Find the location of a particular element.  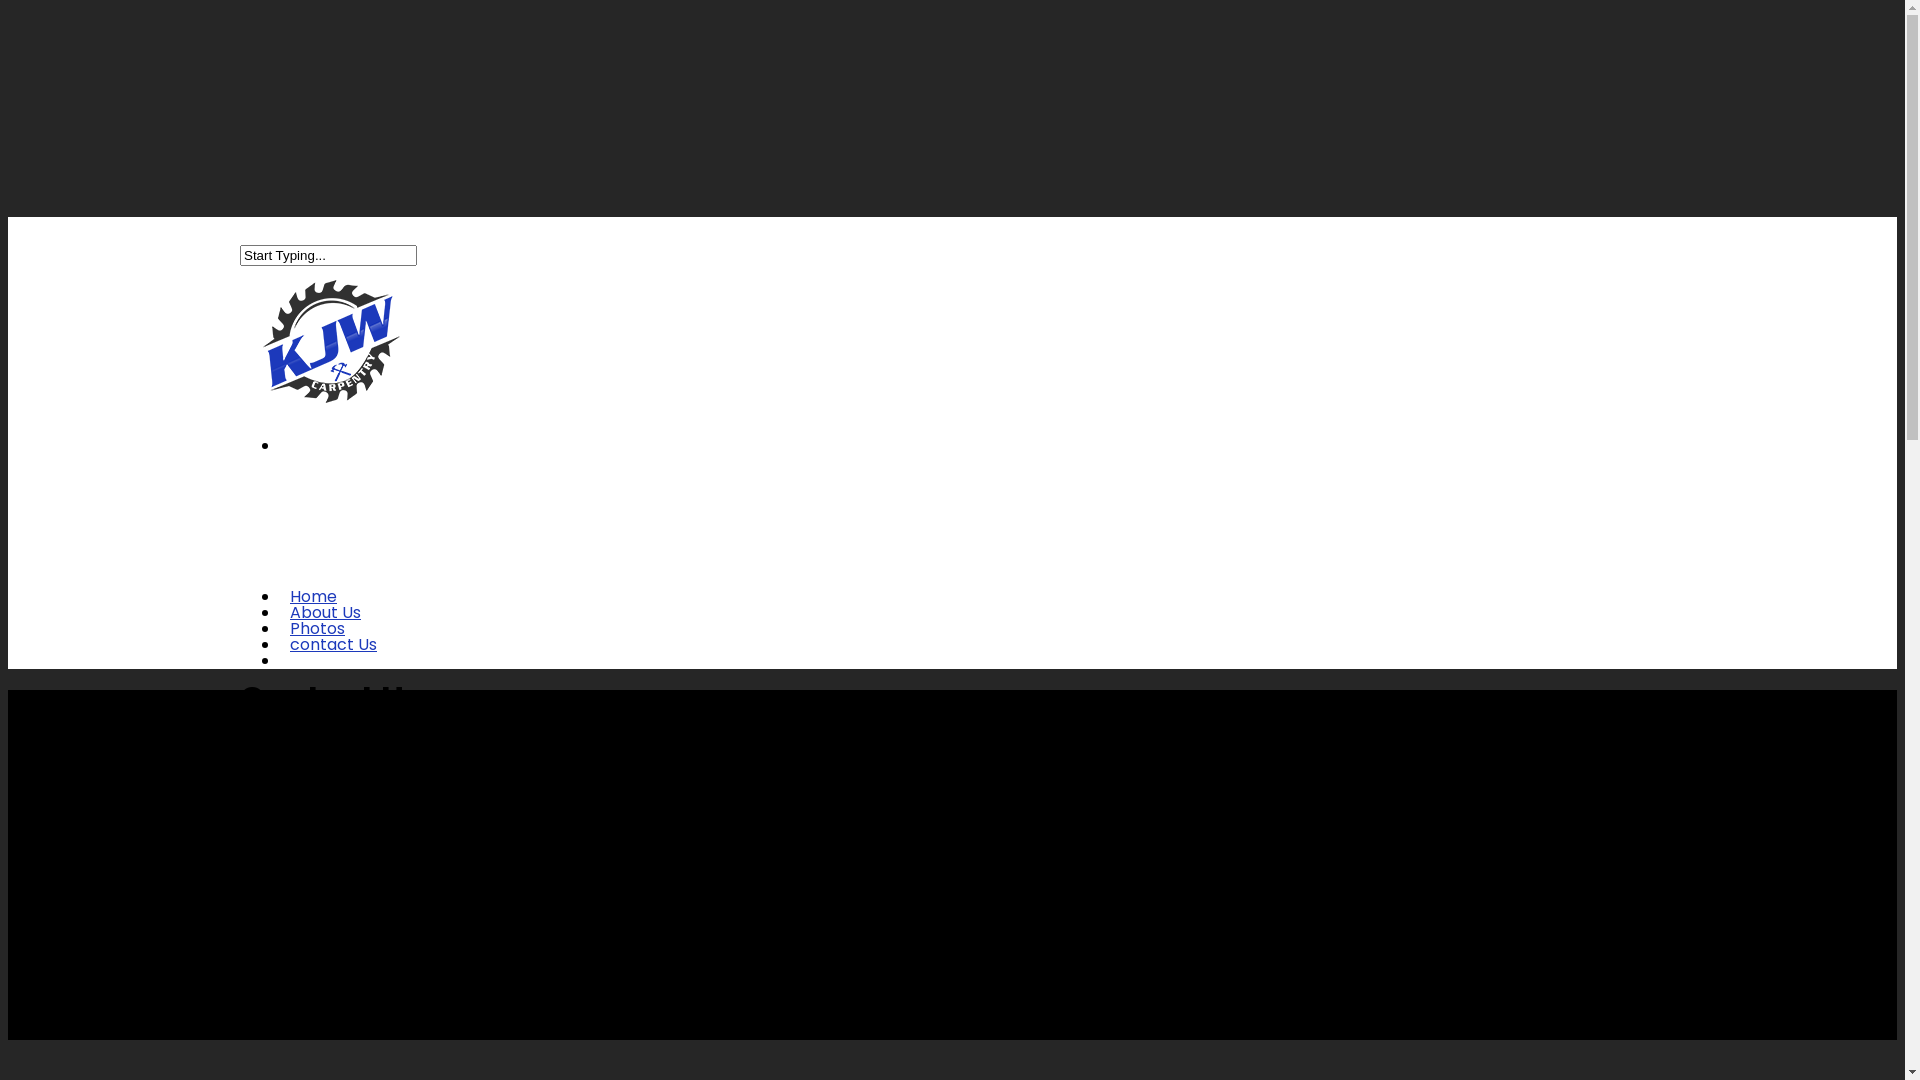

'Get a Quote' is located at coordinates (338, 674).